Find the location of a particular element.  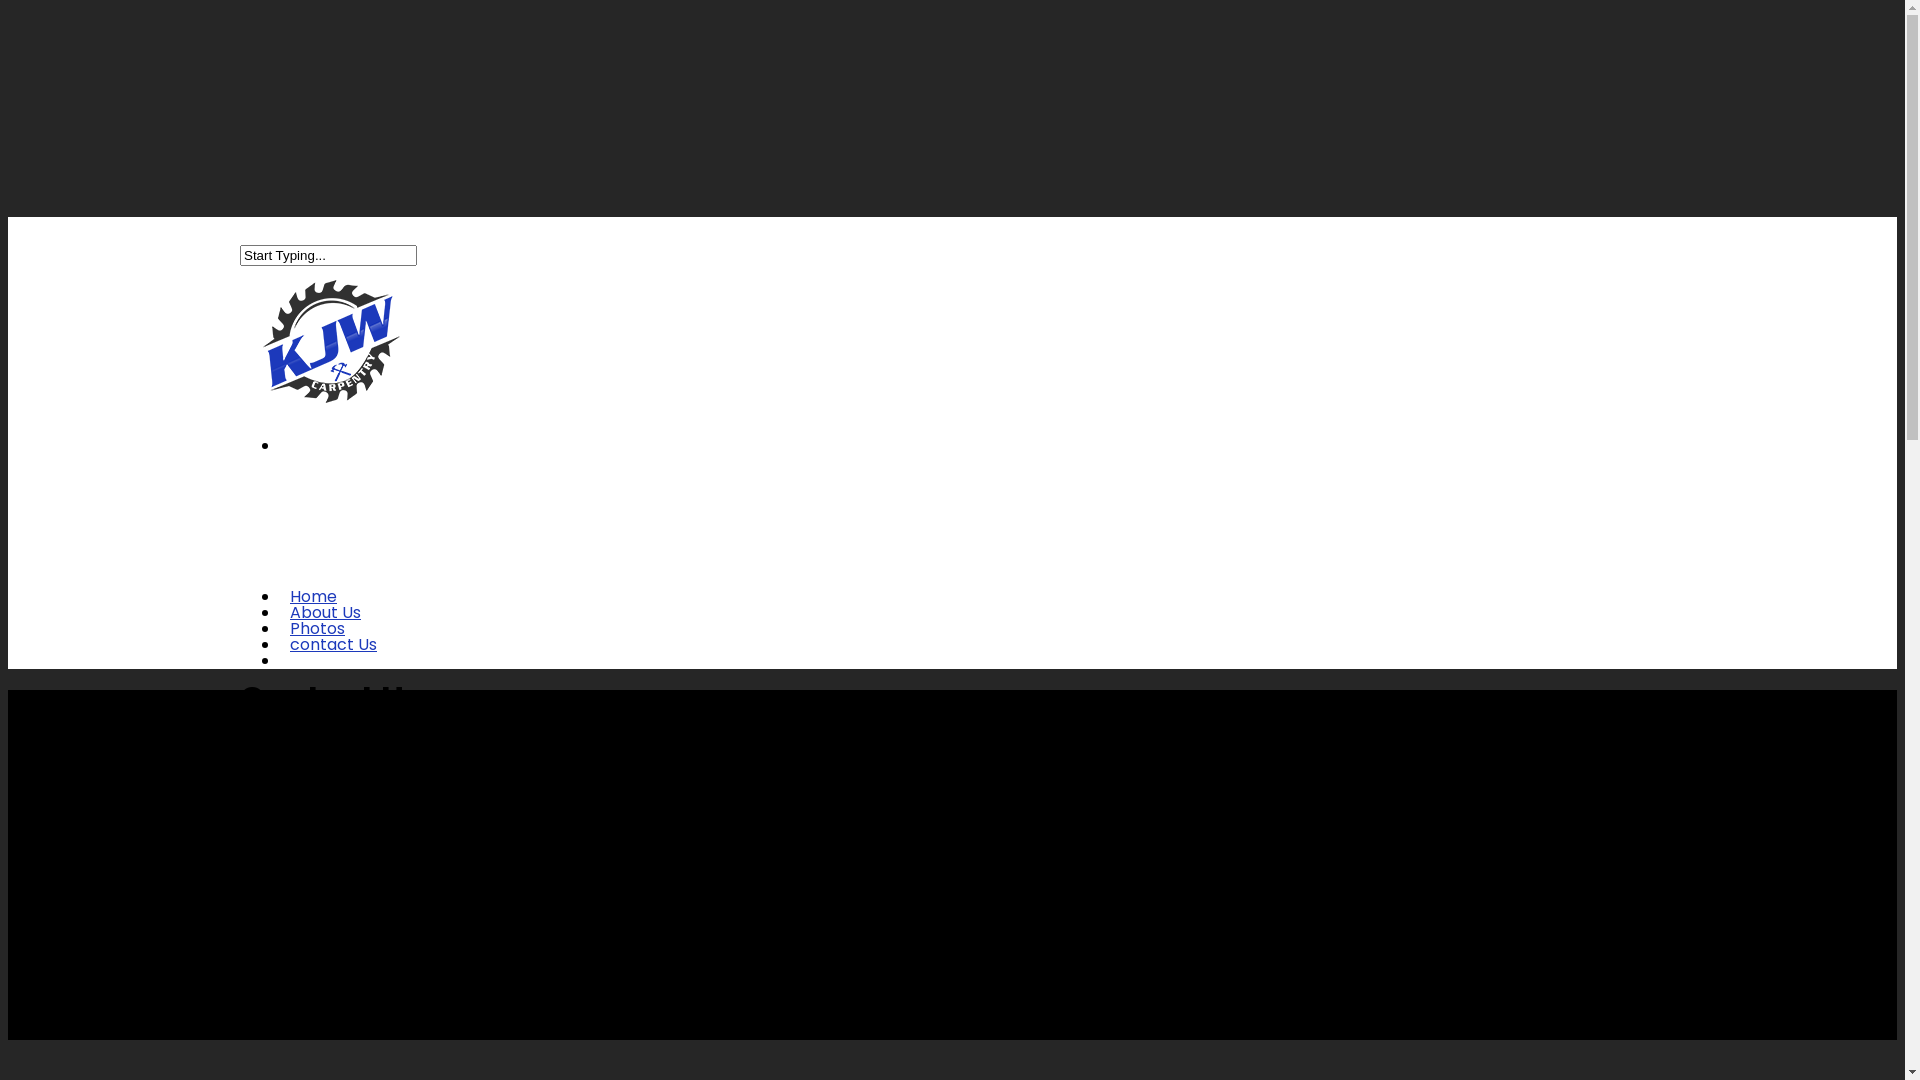

'Get a Quote' is located at coordinates (338, 674).